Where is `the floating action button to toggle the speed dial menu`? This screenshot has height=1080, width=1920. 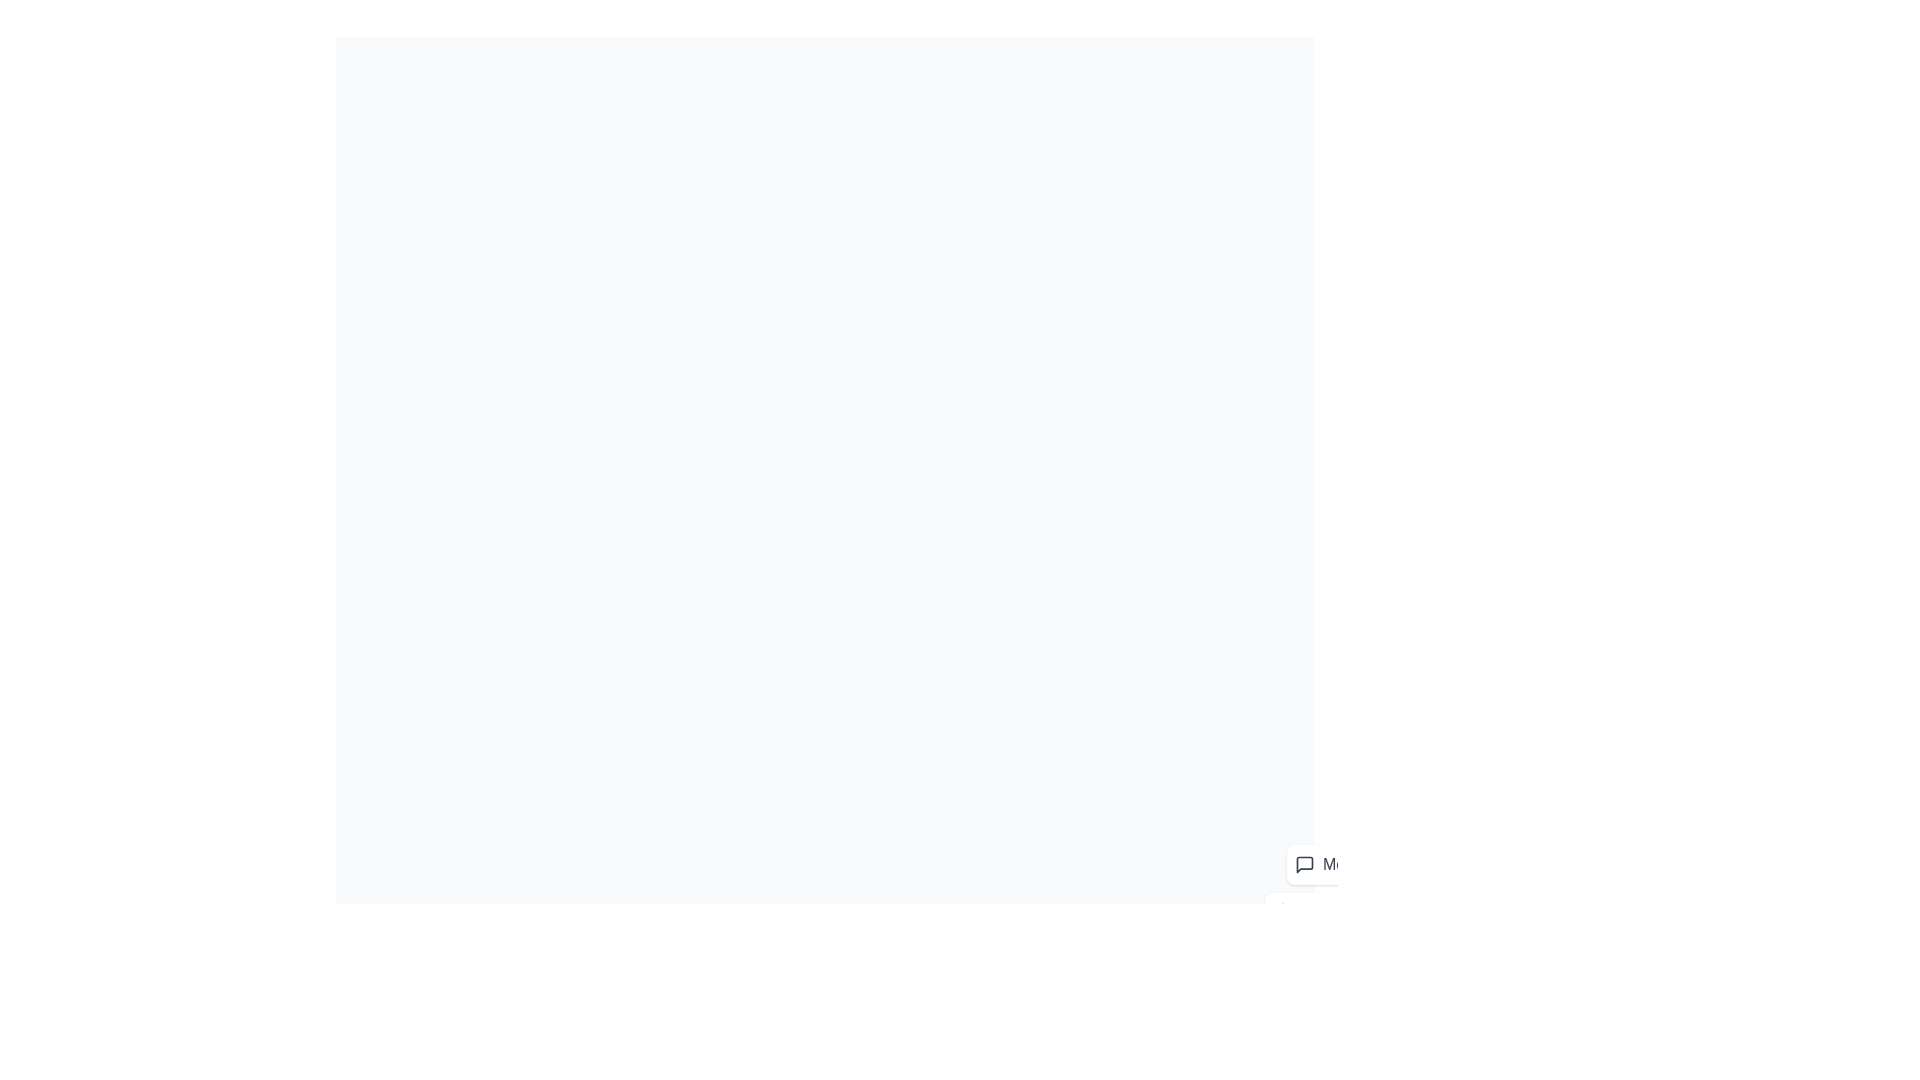 the floating action button to toggle the speed dial menu is located at coordinates (1281, 1075).